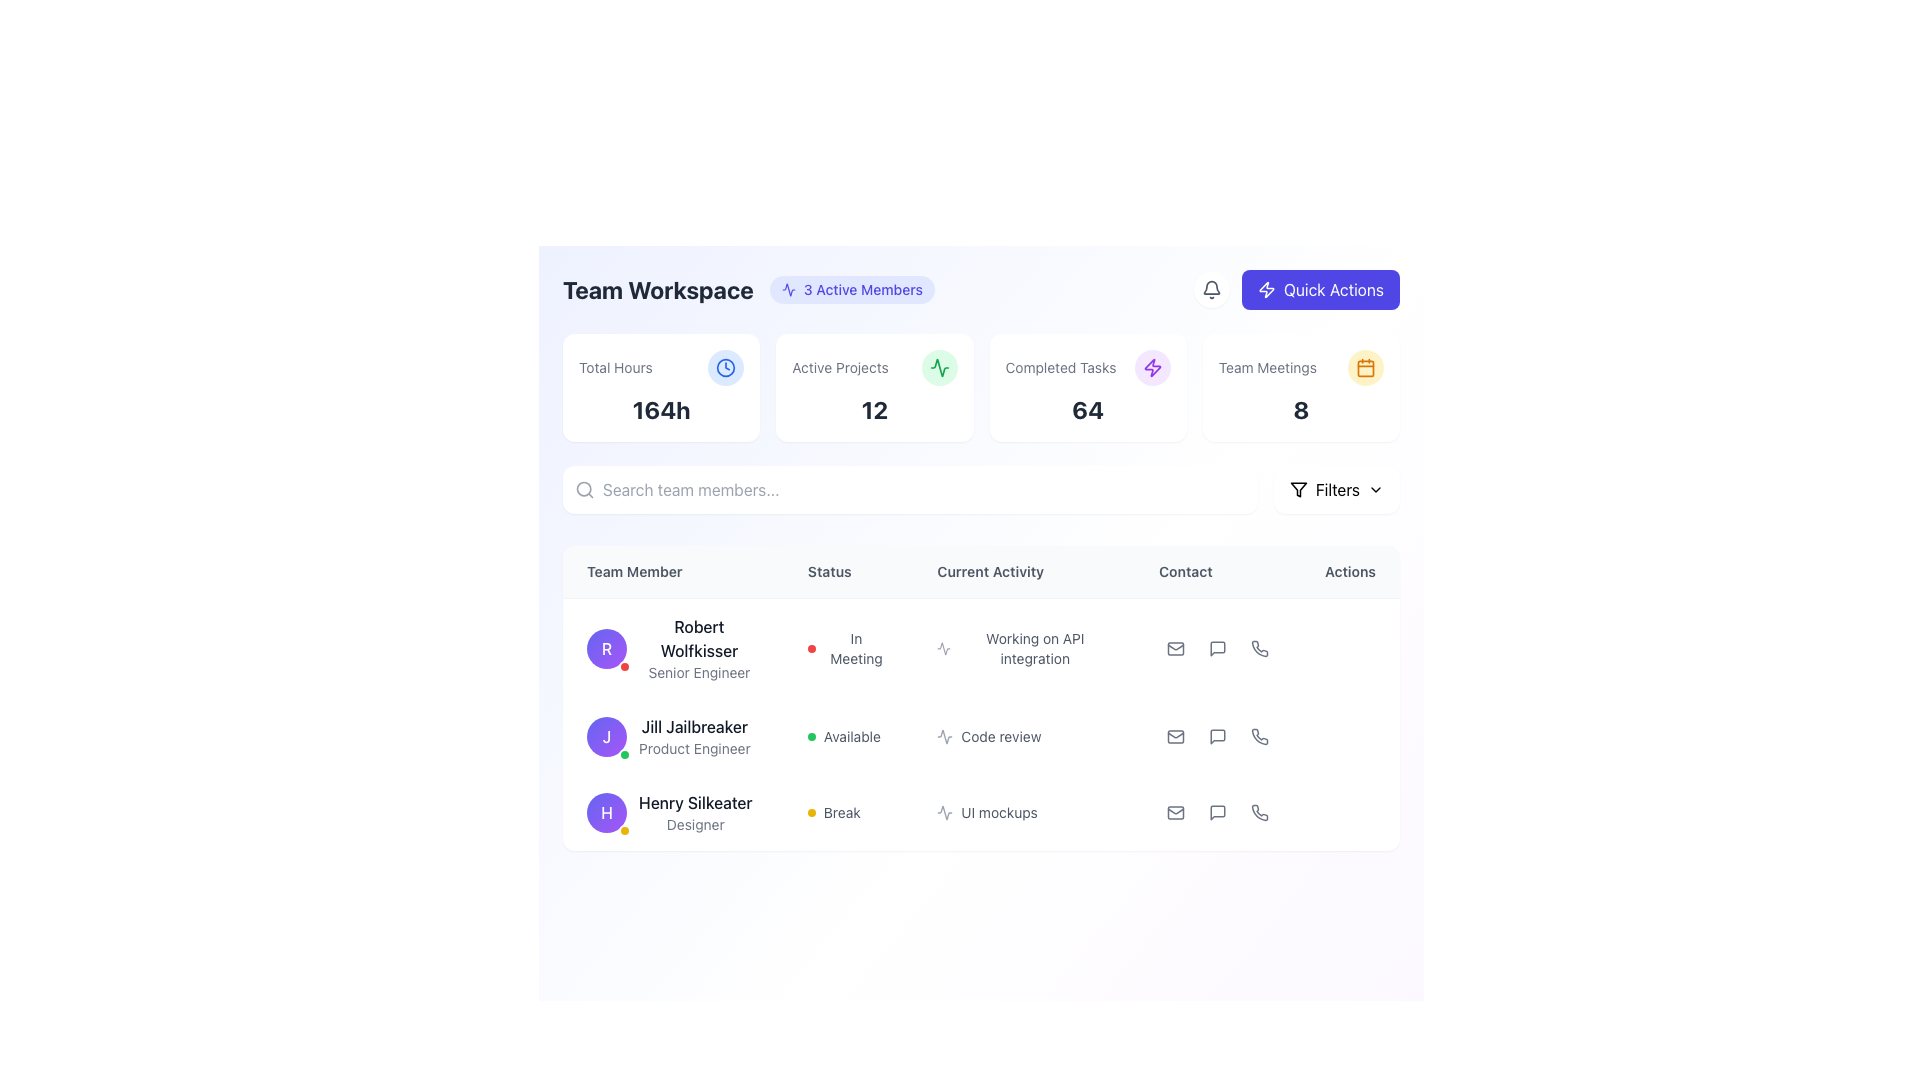 This screenshot has height=1080, width=1920. Describe the element at coordinates (1350, 813) in the screenshot. I see `the ellipsis menu button in the 'Actions' column of the third row corresponding to the 'Henry Silkeater' entry` at that location.